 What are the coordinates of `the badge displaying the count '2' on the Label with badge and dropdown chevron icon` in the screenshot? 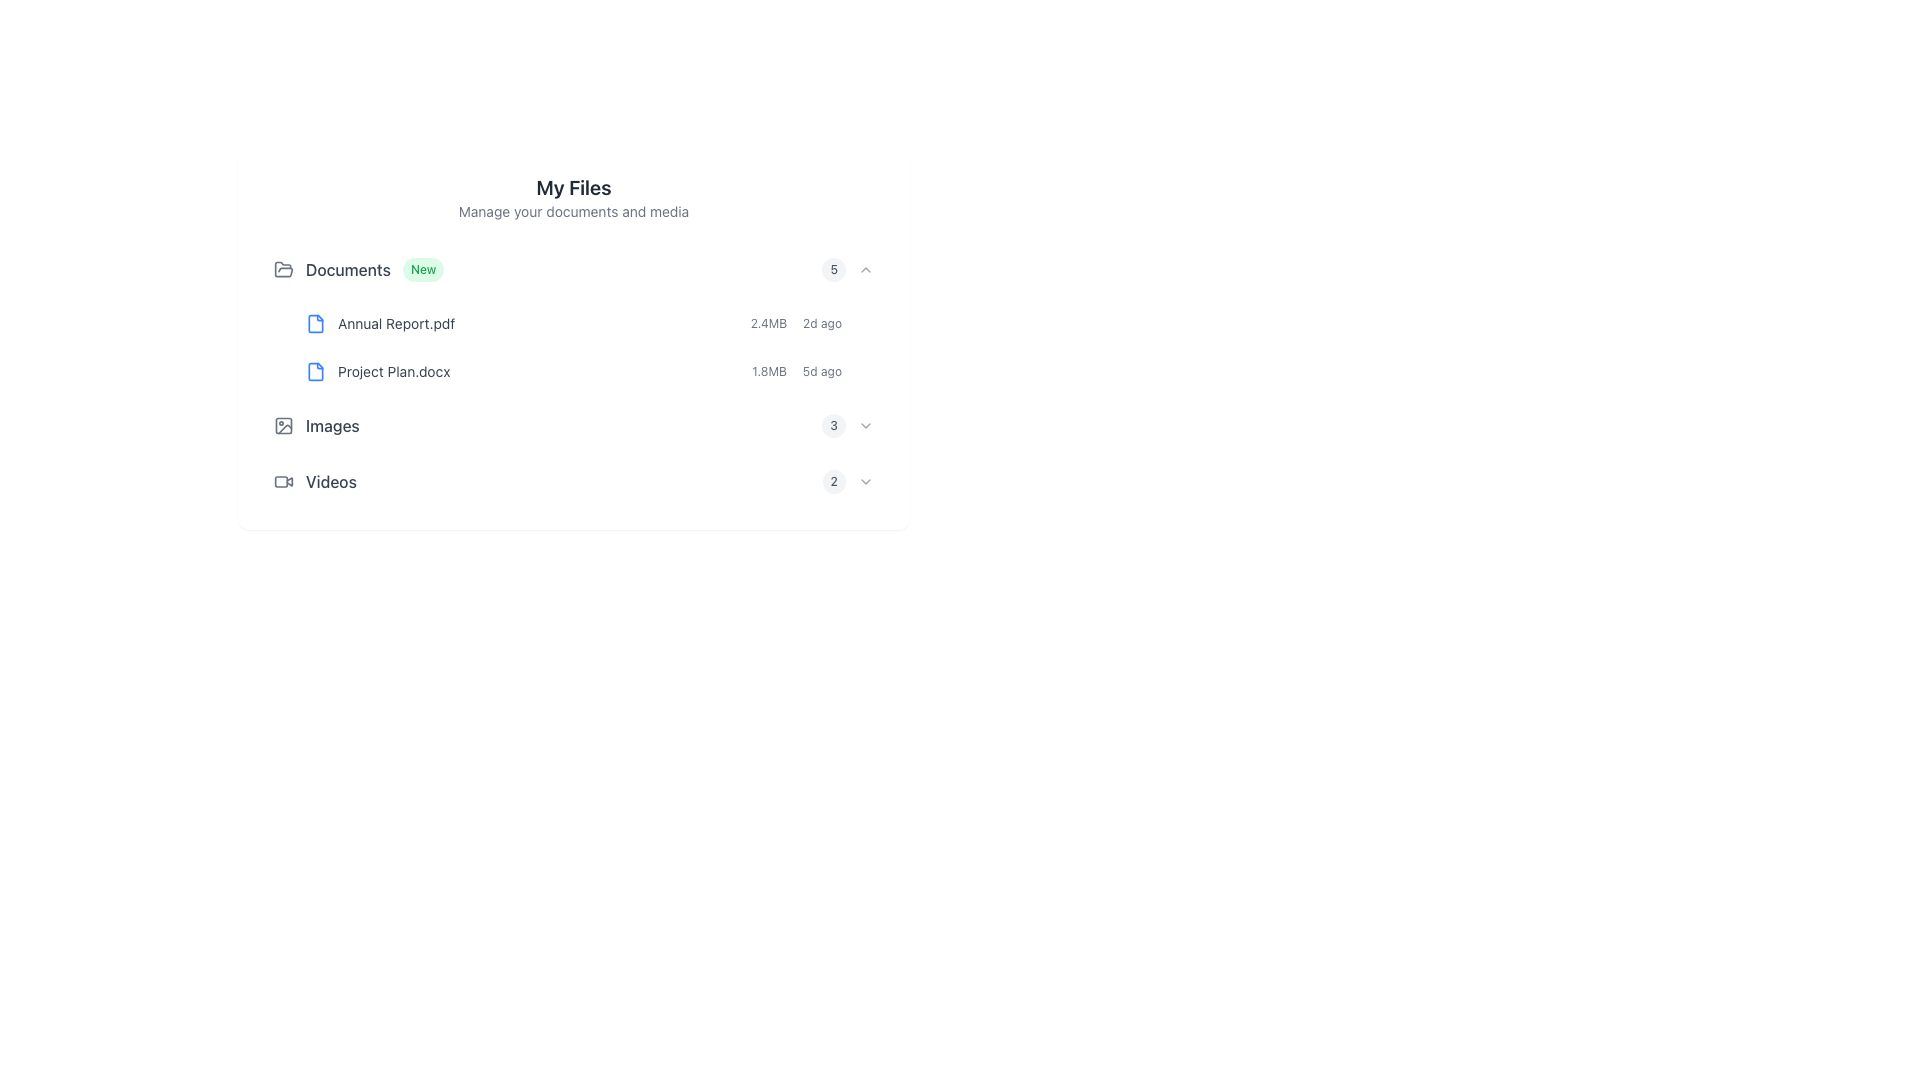 It's located at (848, 482).